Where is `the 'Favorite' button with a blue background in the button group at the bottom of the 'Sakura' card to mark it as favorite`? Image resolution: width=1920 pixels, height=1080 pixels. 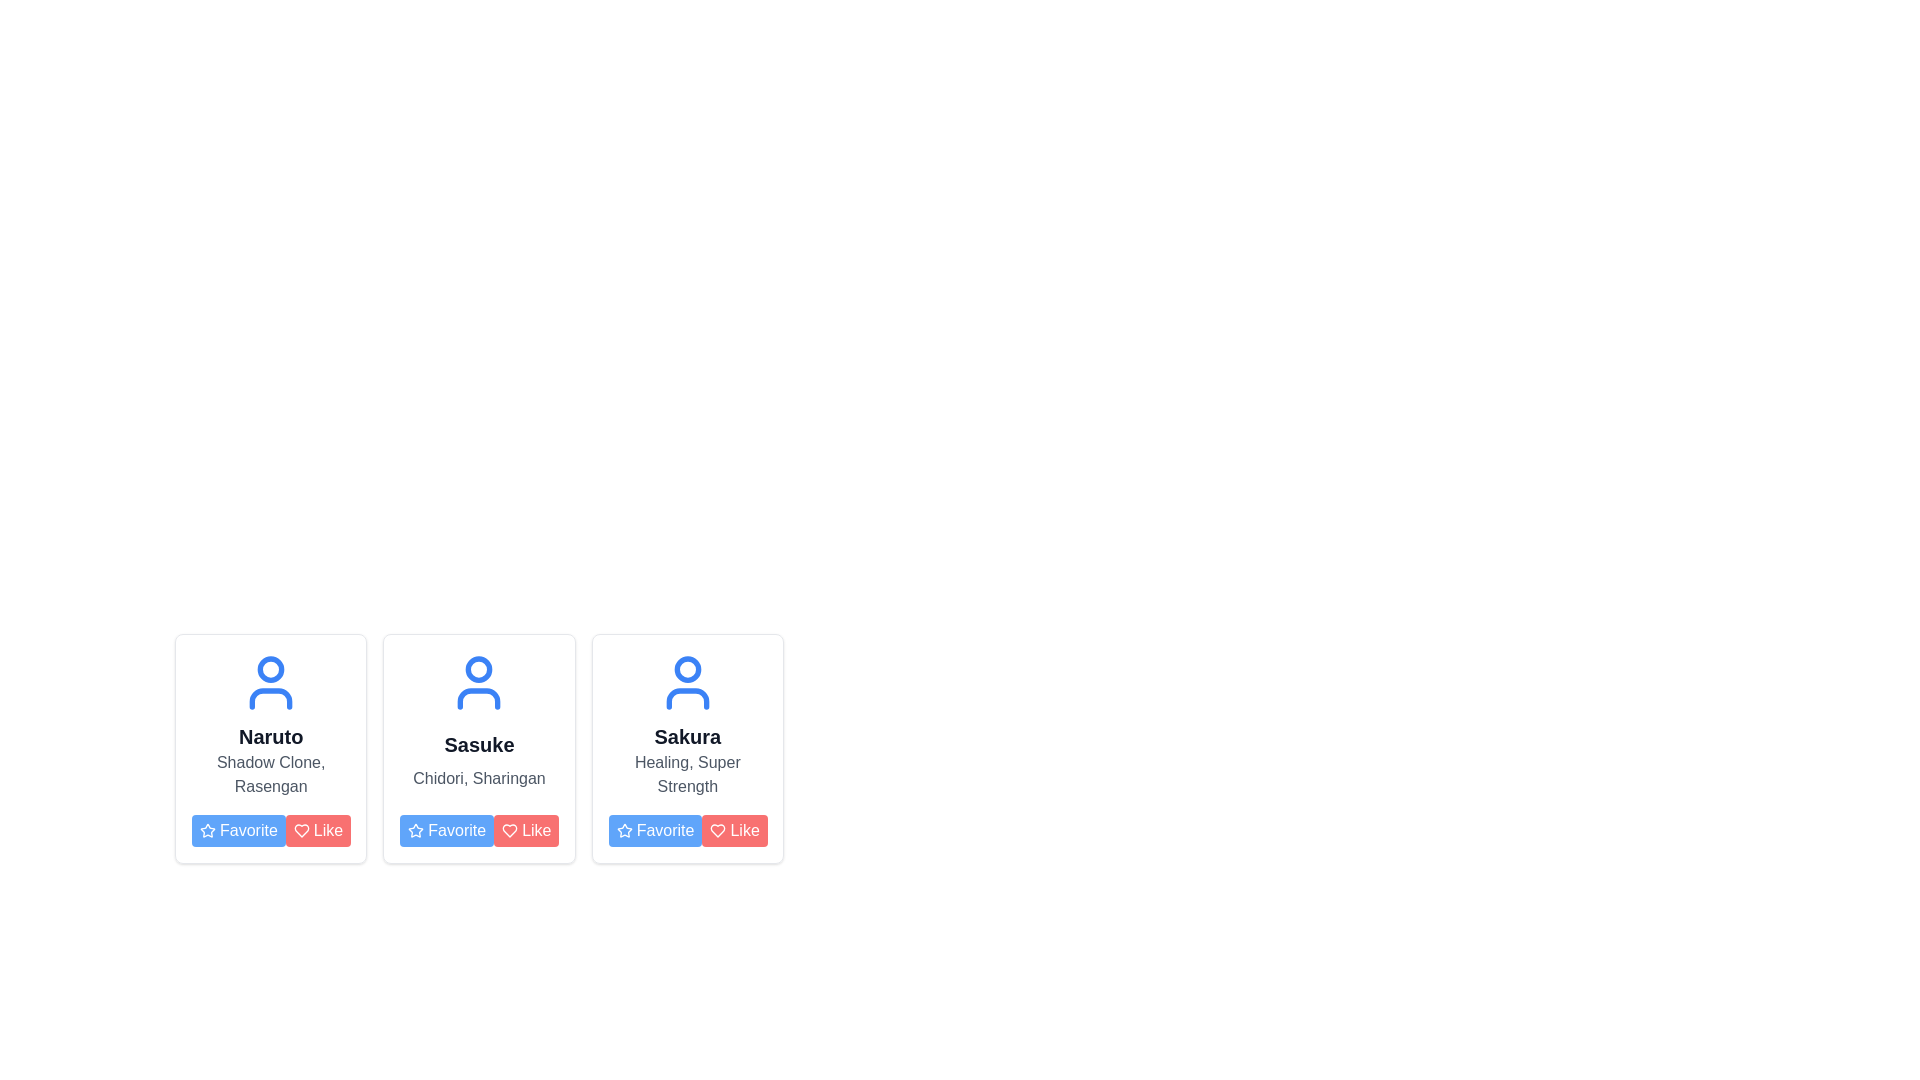 the 'Favorite' button with a blue background in the button group at the bottom of the 'Sakura' card to mark it as favorite is located at coordinates (687, 830).